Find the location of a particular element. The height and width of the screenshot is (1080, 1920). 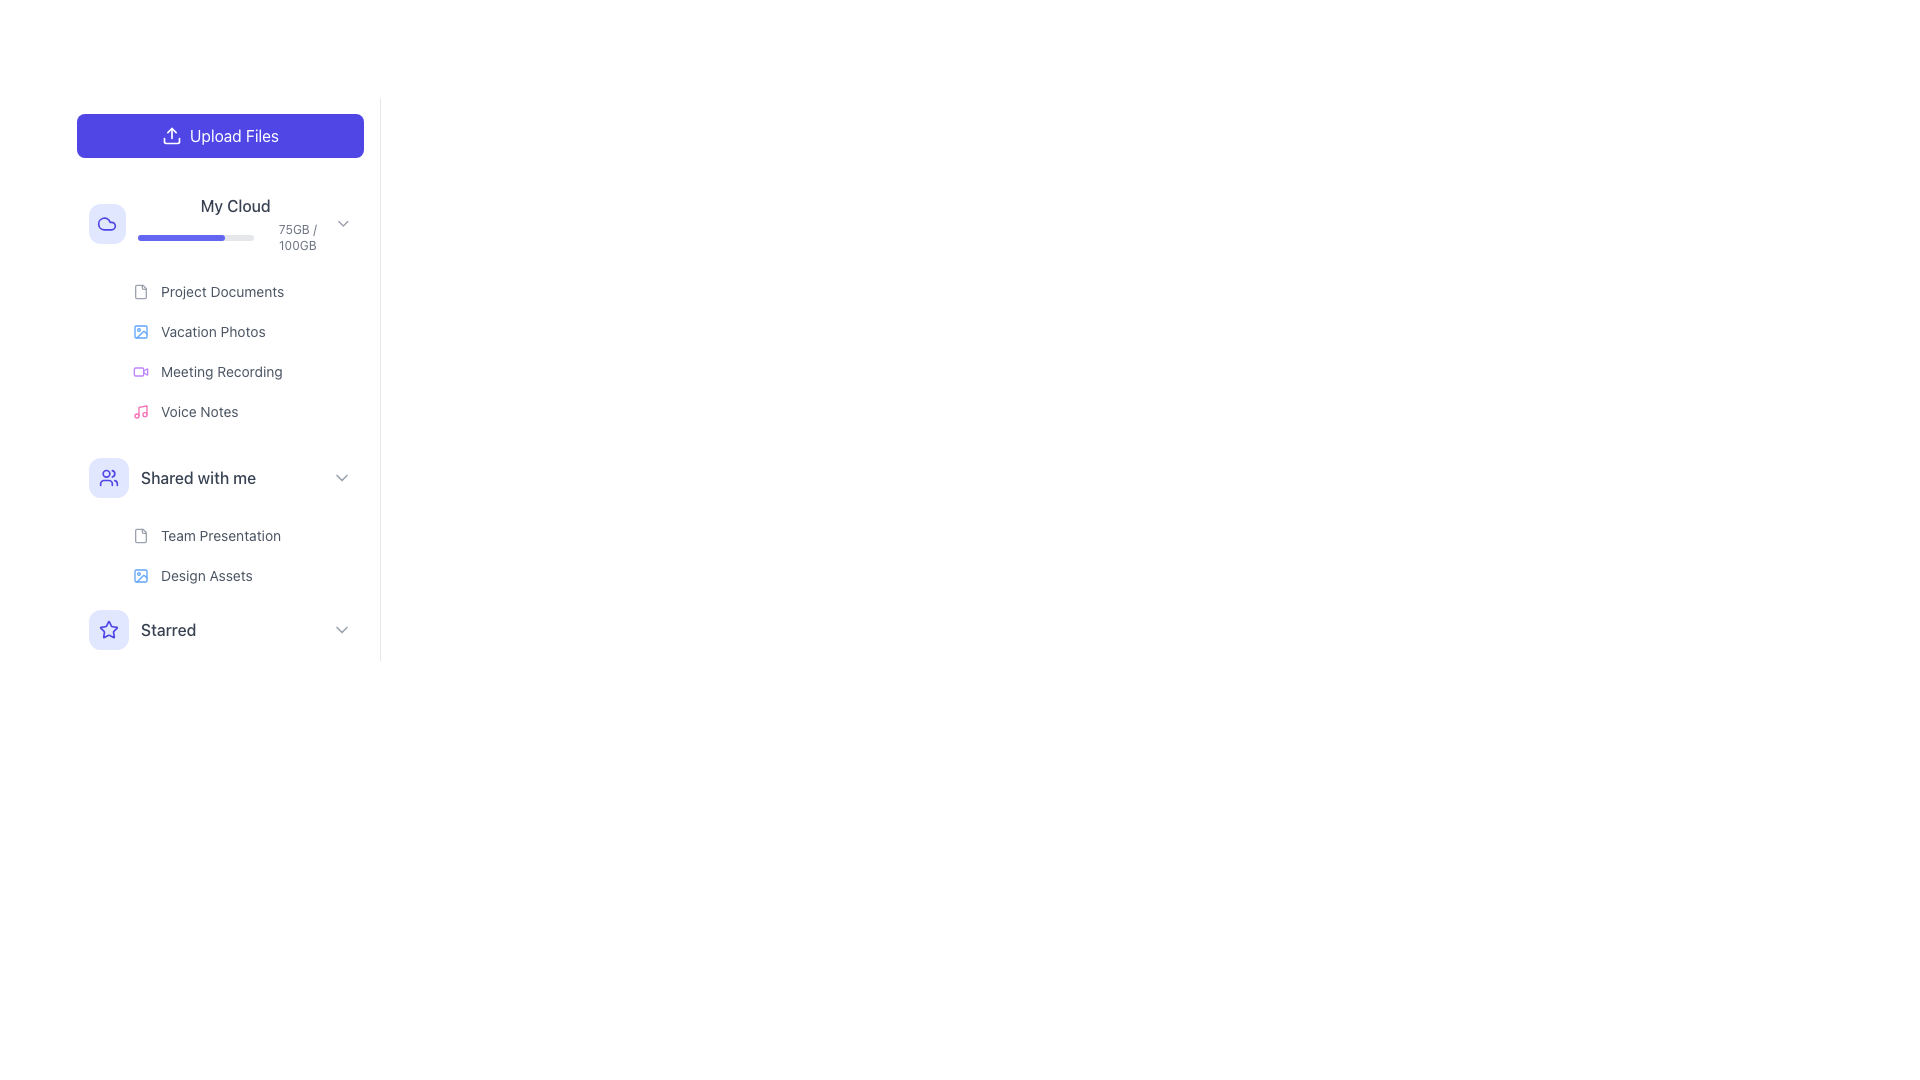

the button with an icon located to the left of the 'Shared with me' text in the vertical navigation menu is located at coordinates (108, 478).